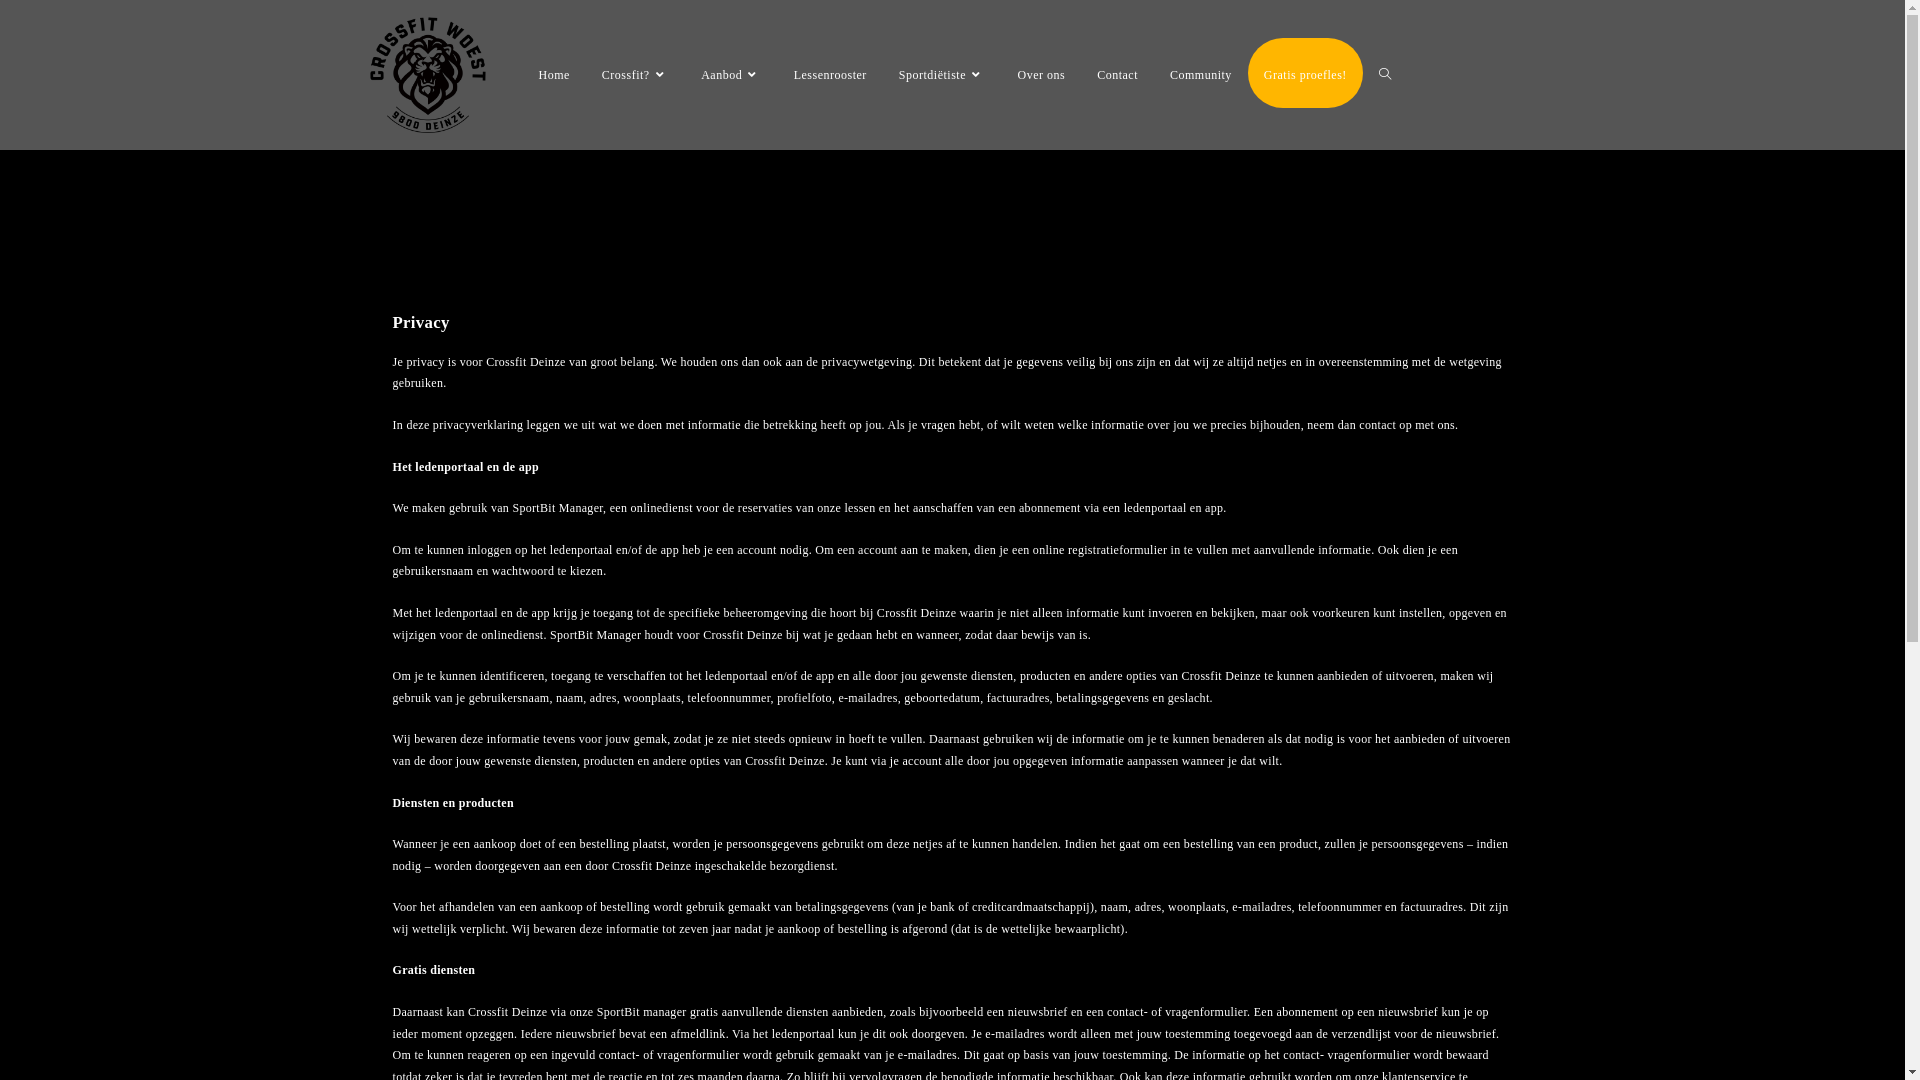  What do you see at coordinates (830, 73) in the screenshot?
I see `'Lessenrooster'` at bounding box center [830, 73].